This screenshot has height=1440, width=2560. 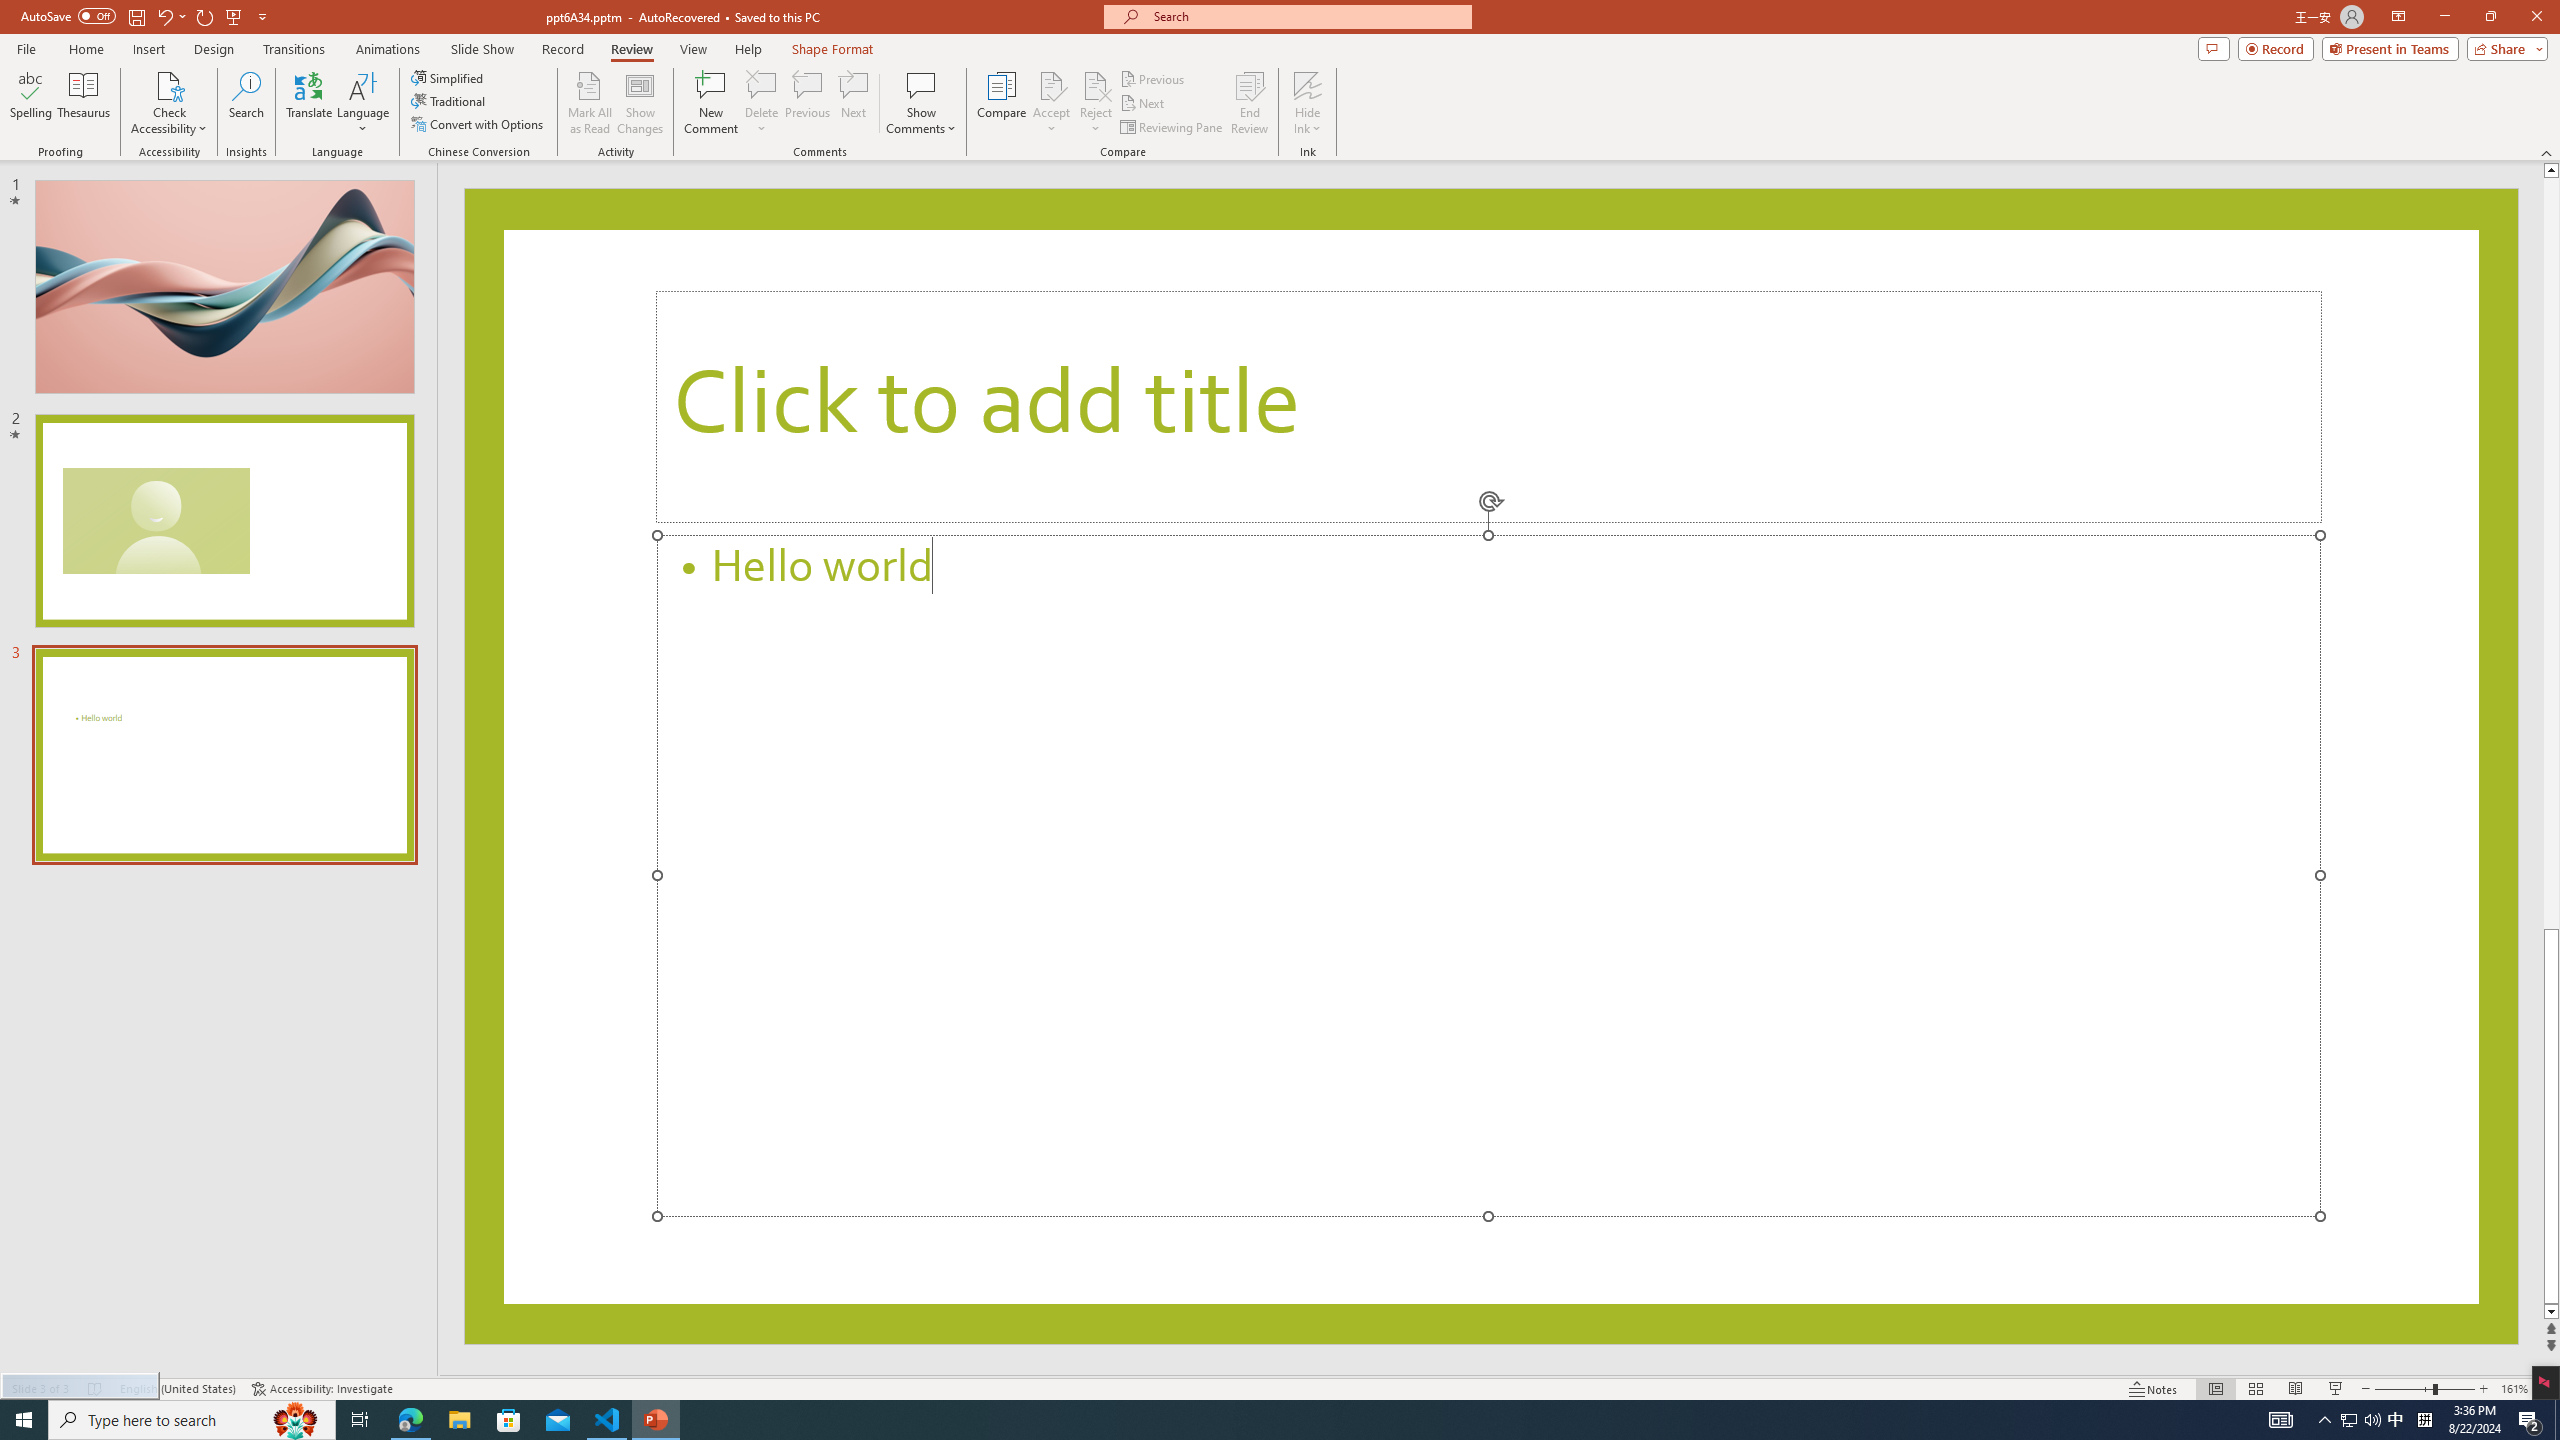 What do you see at coordinates (2443, 16) in the screenshot?
I see `'Minimize'` at bounding box center [2443, 16].